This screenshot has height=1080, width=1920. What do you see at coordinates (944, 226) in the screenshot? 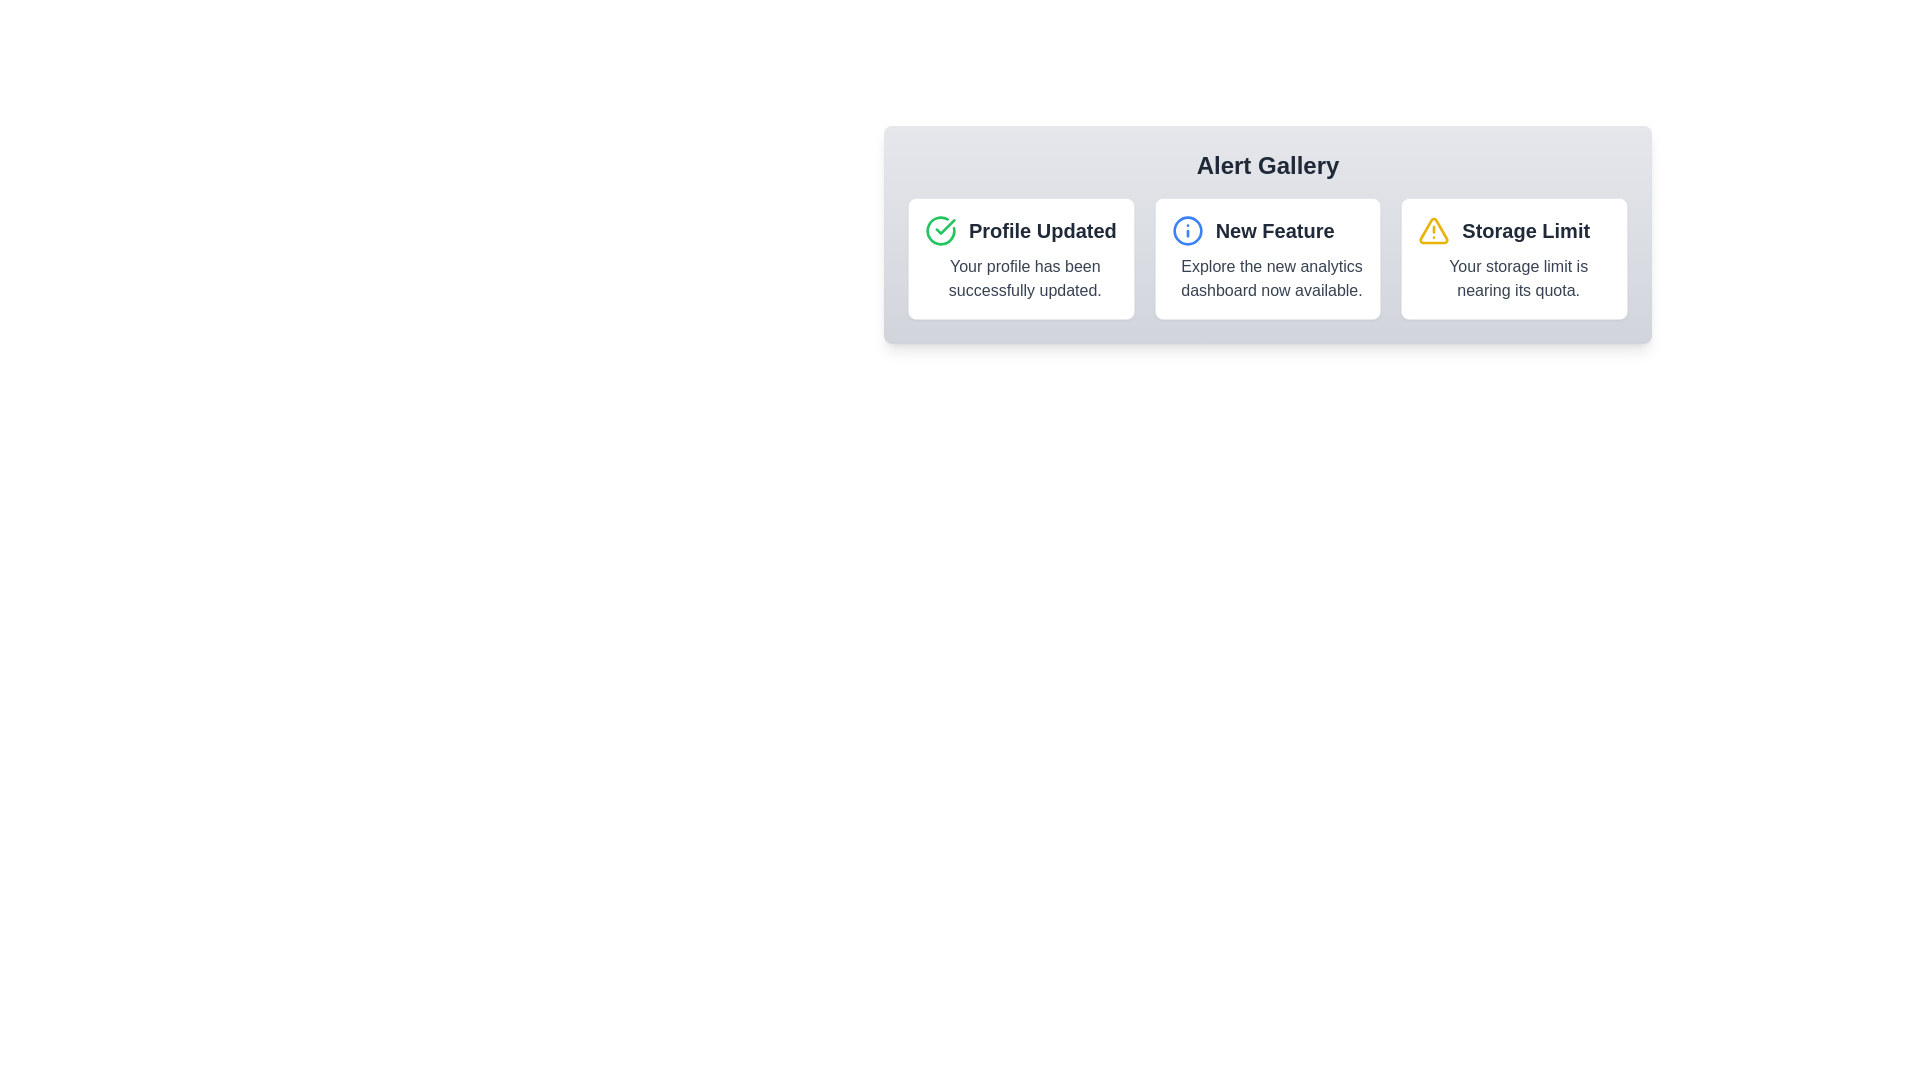
I see `the green checkmark icon located within the 'Profile Updated' card in the Alert Gallery section` at bounding box center [944, 226].